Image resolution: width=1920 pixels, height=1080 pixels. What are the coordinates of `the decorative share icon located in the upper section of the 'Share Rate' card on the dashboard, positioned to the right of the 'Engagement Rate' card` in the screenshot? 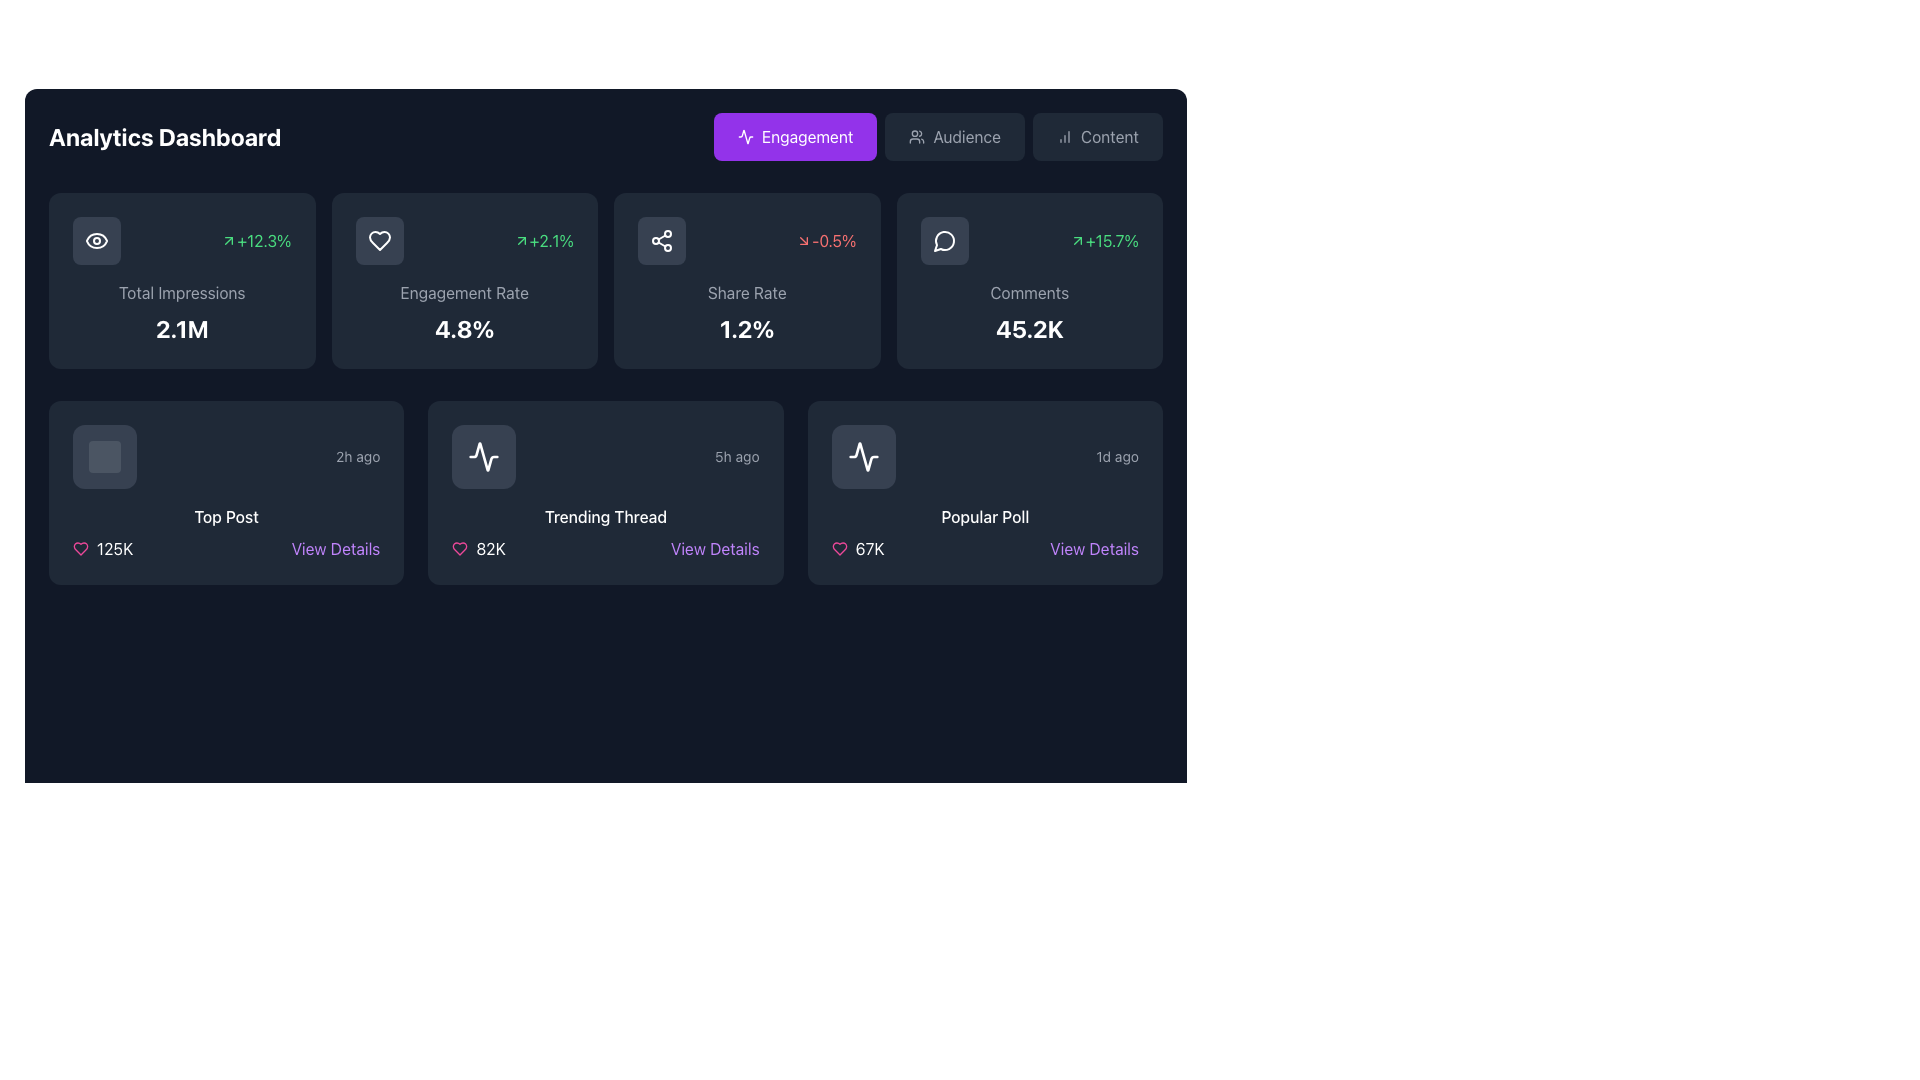 It's located at (662, 239).